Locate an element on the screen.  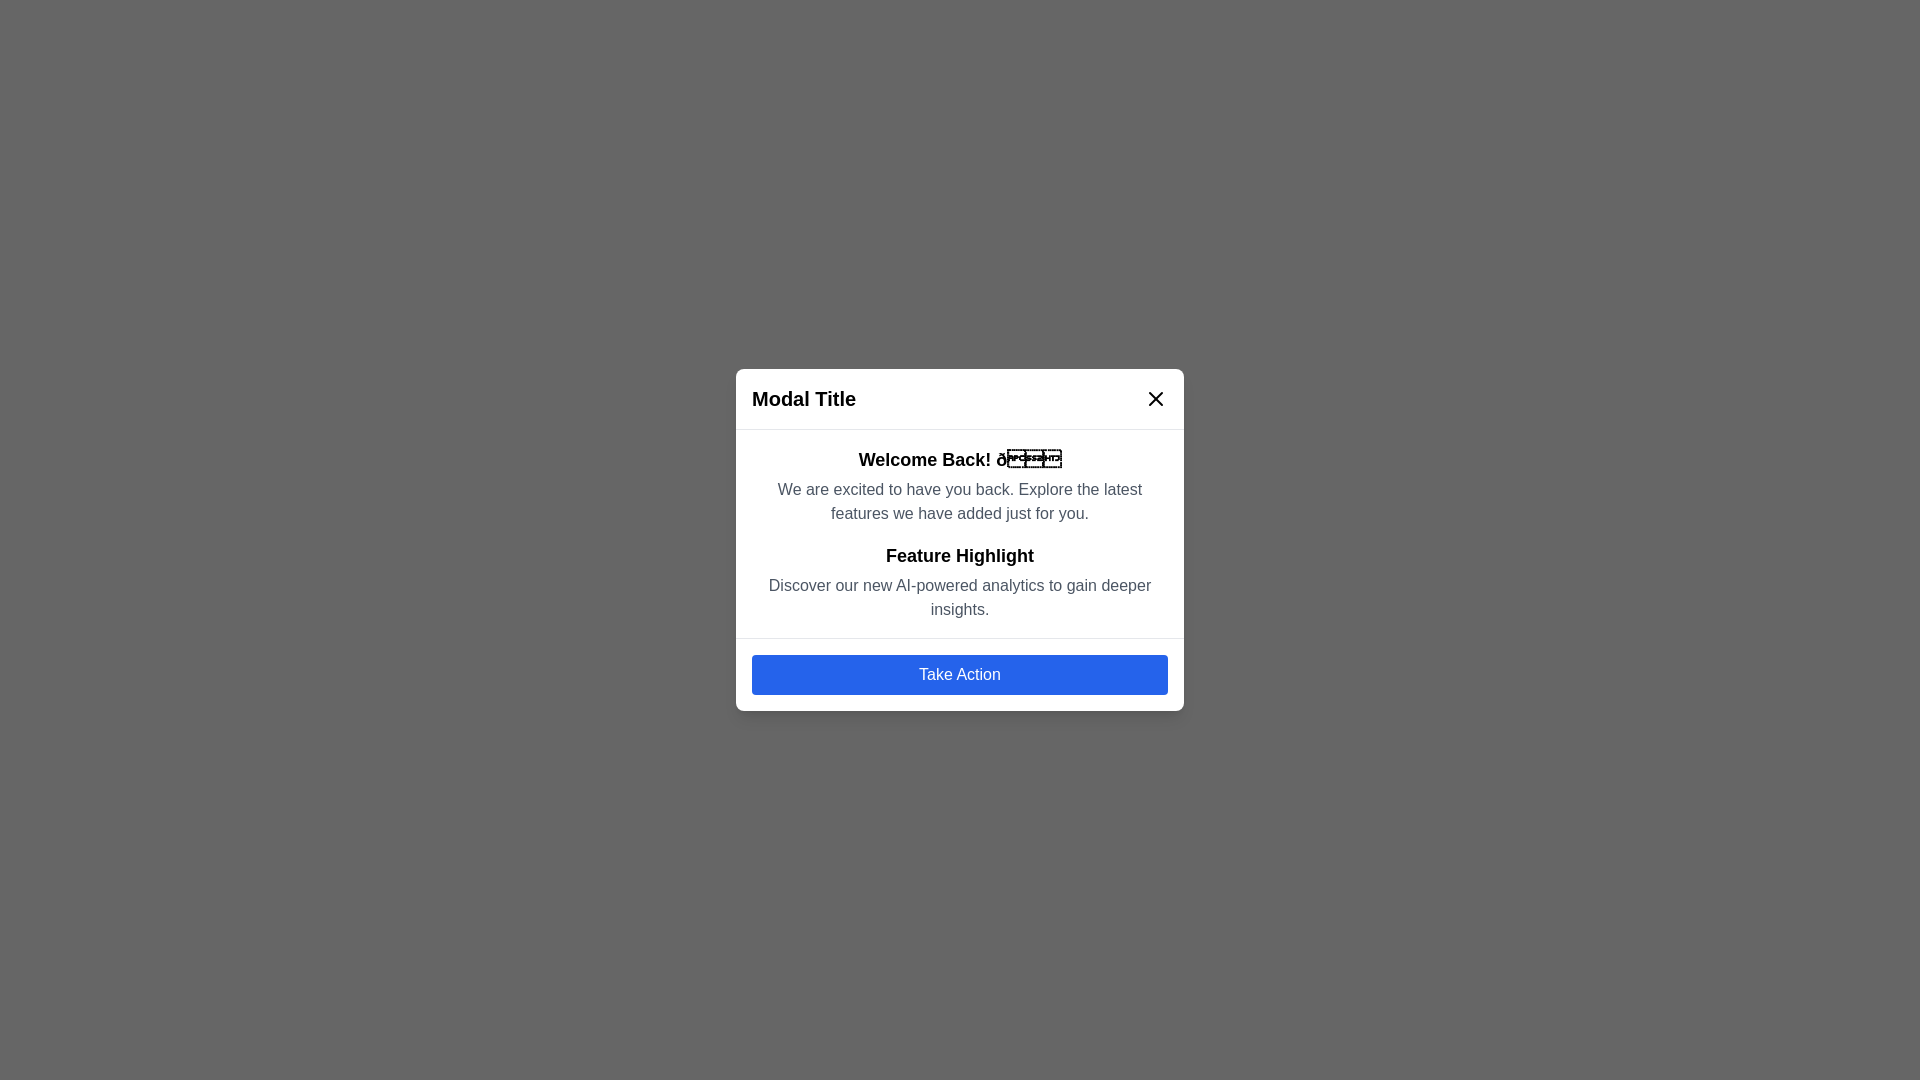
the Informational Text Section located in the modal dialog, which introduces the new AI-powered analytics feature, positioned below the welcome statement and above the 'Take Action' button is located at coordinates (960, 582).